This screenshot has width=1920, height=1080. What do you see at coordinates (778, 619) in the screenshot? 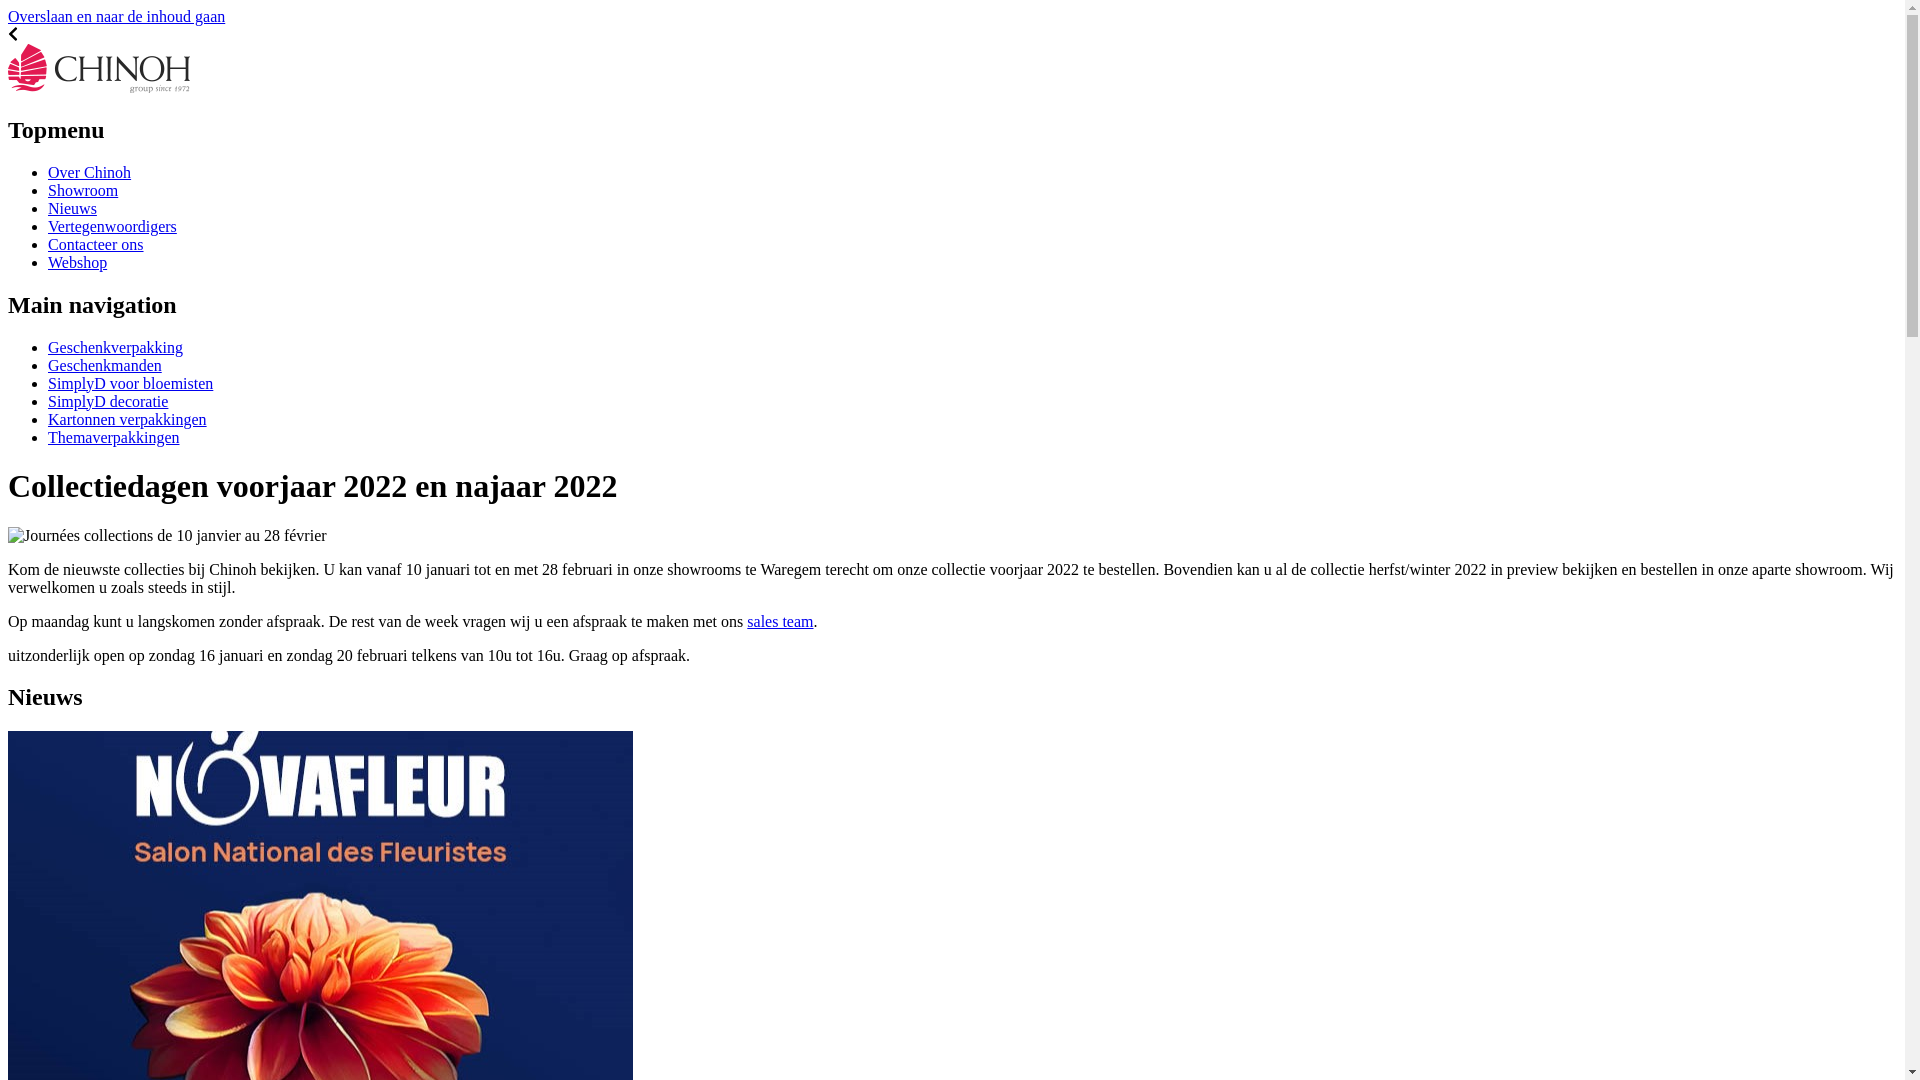
I see `'sales team'` at bounding box center [778, 619].